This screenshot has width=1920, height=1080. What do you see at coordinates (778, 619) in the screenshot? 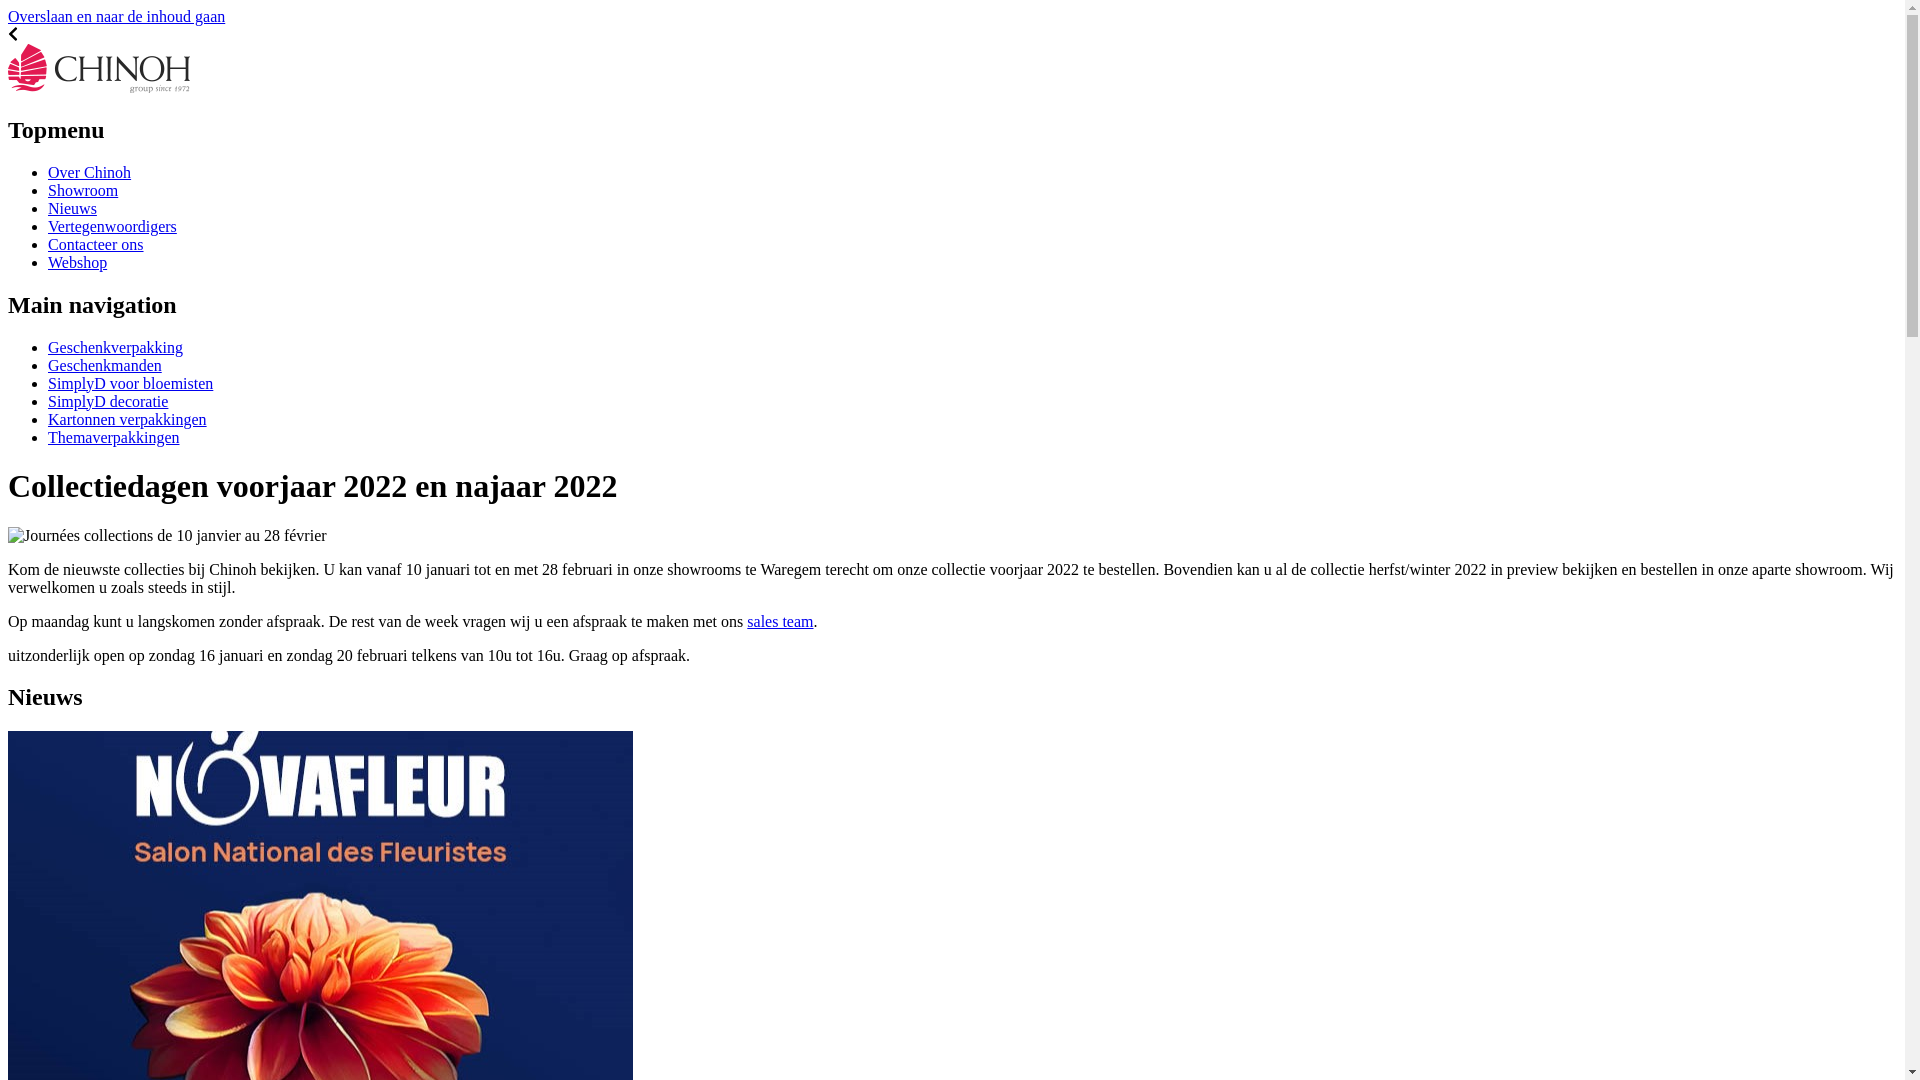
I see `'sales team'` at bounding box center [778, 619].